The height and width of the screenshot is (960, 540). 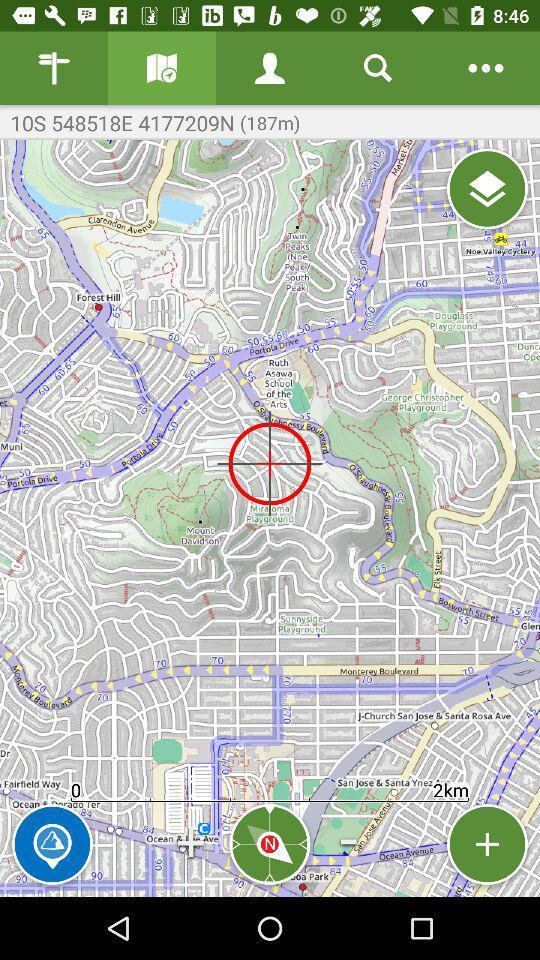 What do you see at coordinates (161, 68) in the screenshot?
I see `open the map` at bounding box center [161, 68].